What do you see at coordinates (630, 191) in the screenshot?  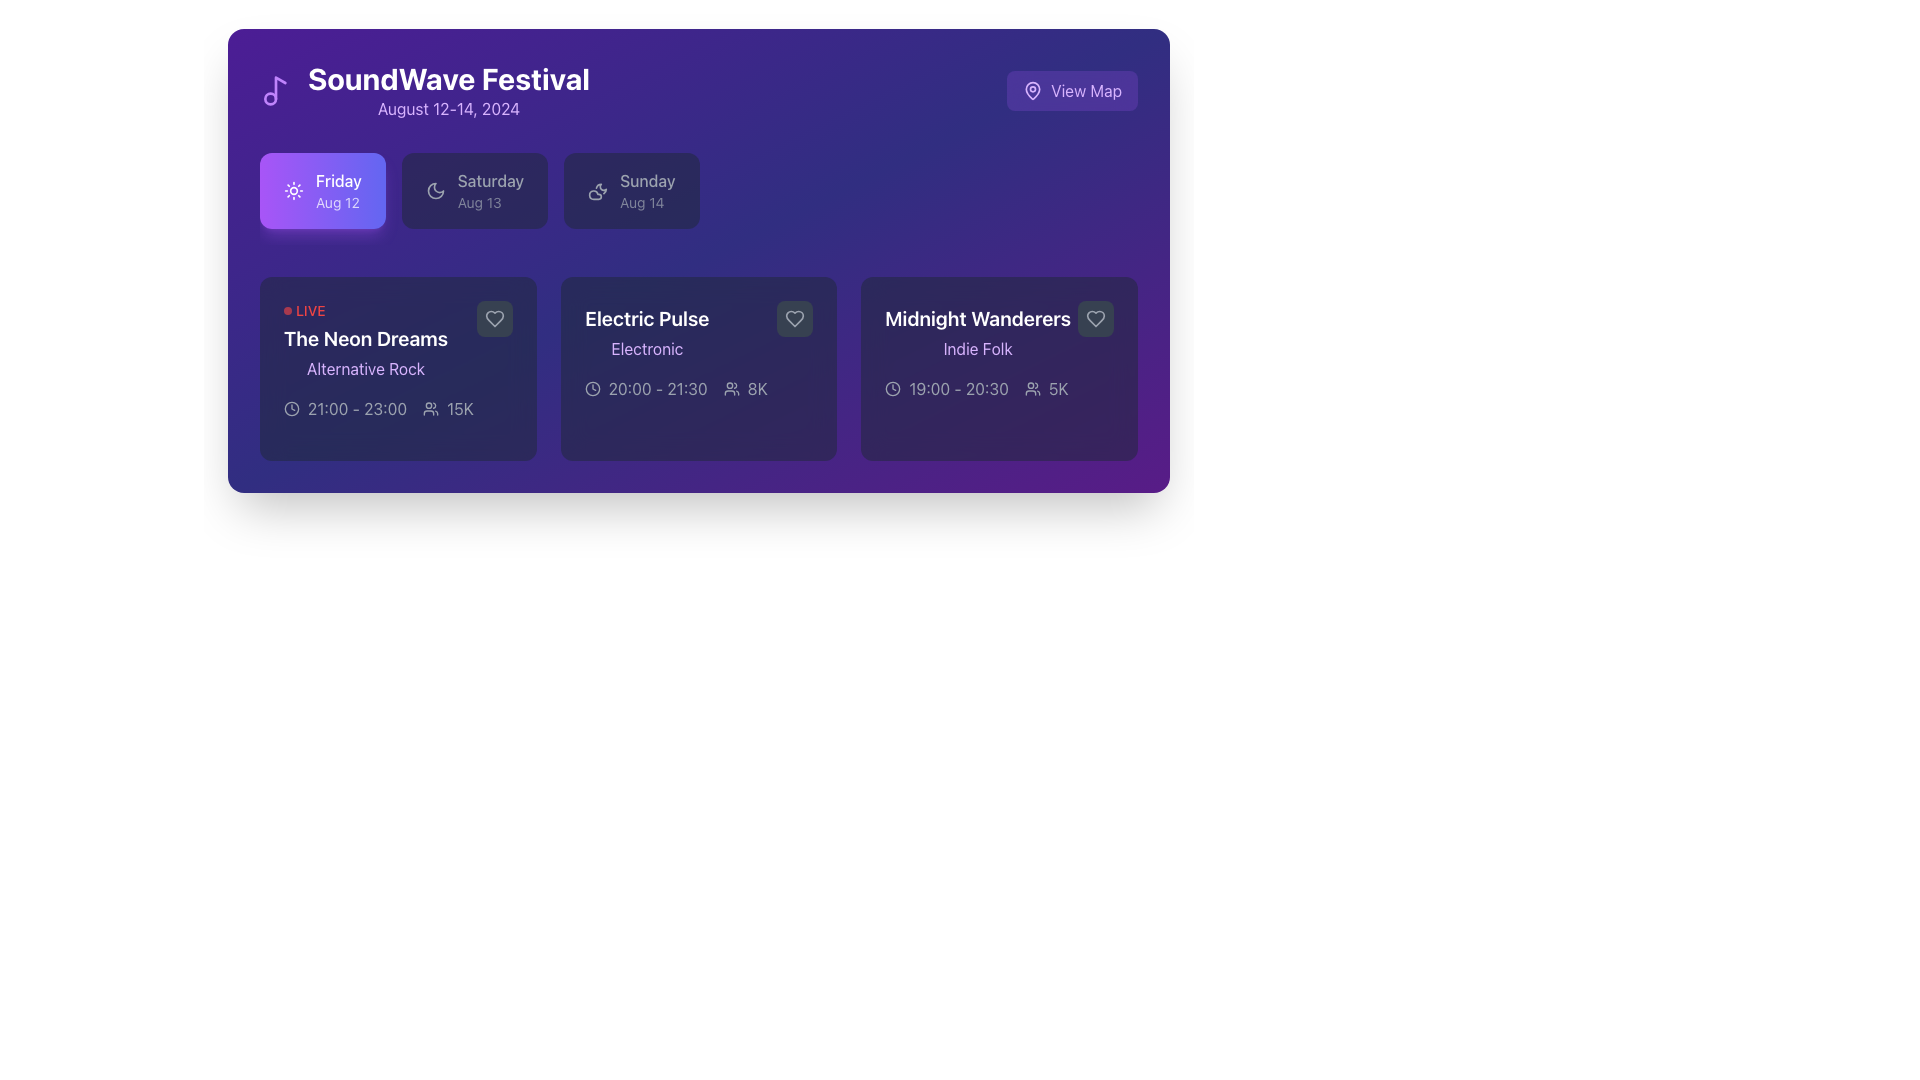 I see `the third button labeled 'Sunday' with a weather icon` at bounding box center [630, 191].